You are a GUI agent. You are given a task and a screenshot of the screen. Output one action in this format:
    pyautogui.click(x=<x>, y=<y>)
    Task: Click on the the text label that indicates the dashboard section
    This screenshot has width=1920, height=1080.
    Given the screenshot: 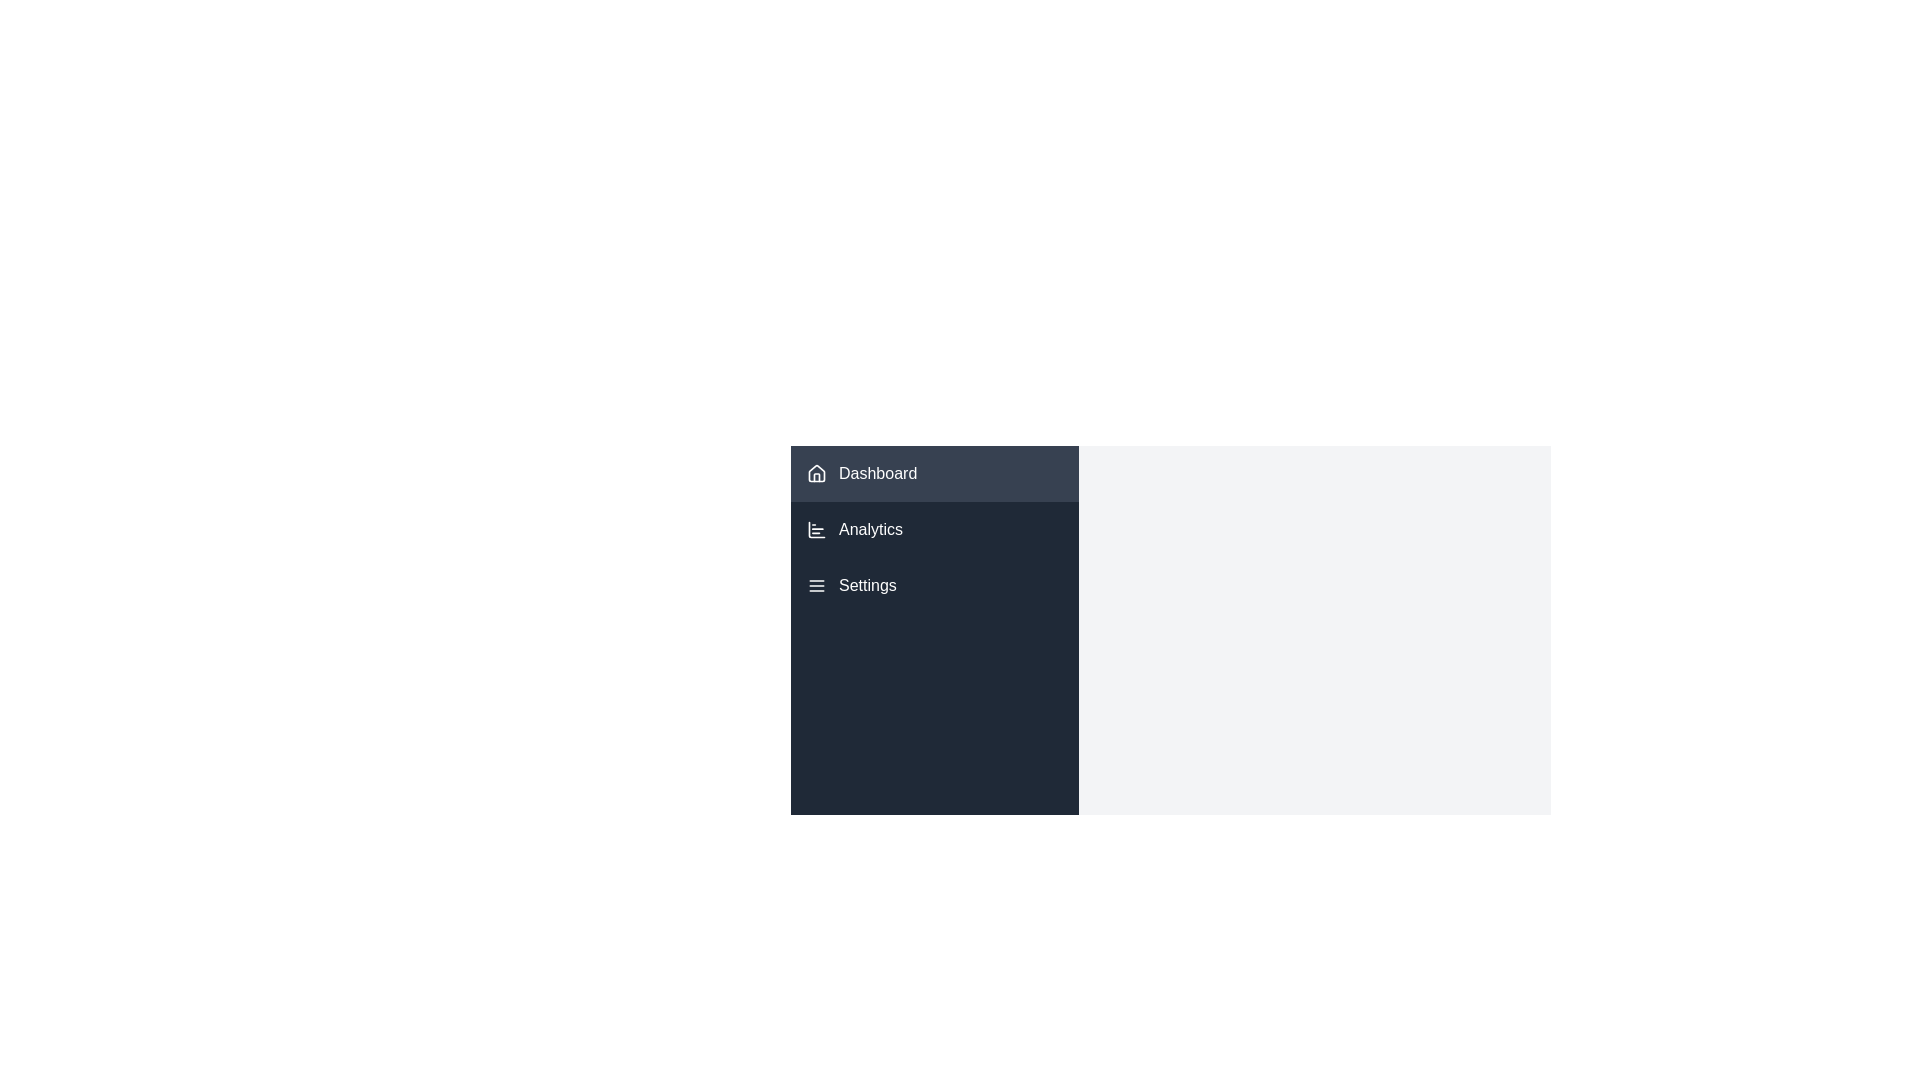 What is the action you would take?
    pyautogui.click(x=878, y=474)
    